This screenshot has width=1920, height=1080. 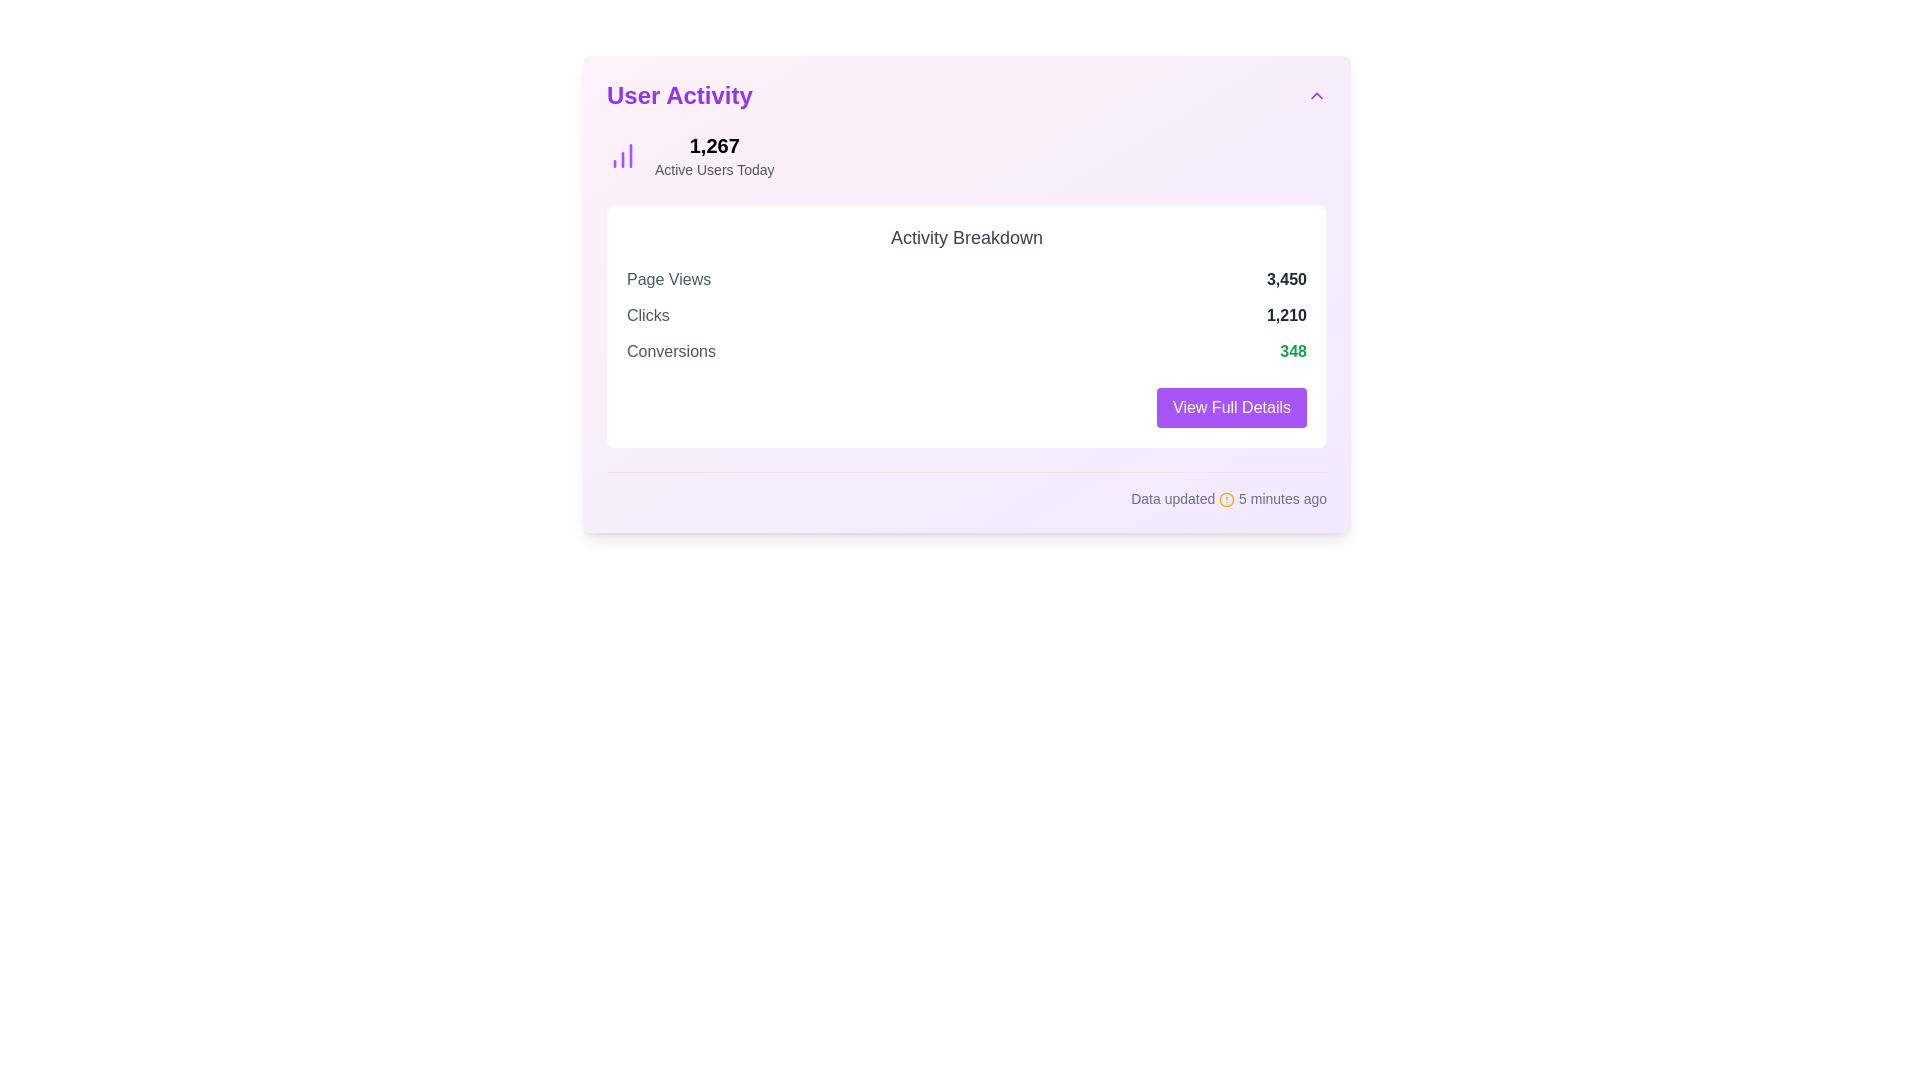 I want to click on the 'Conversions' text label located in the 'Activity Breakdown' section of the 'User Activity' card, so click(x=671, y=350).